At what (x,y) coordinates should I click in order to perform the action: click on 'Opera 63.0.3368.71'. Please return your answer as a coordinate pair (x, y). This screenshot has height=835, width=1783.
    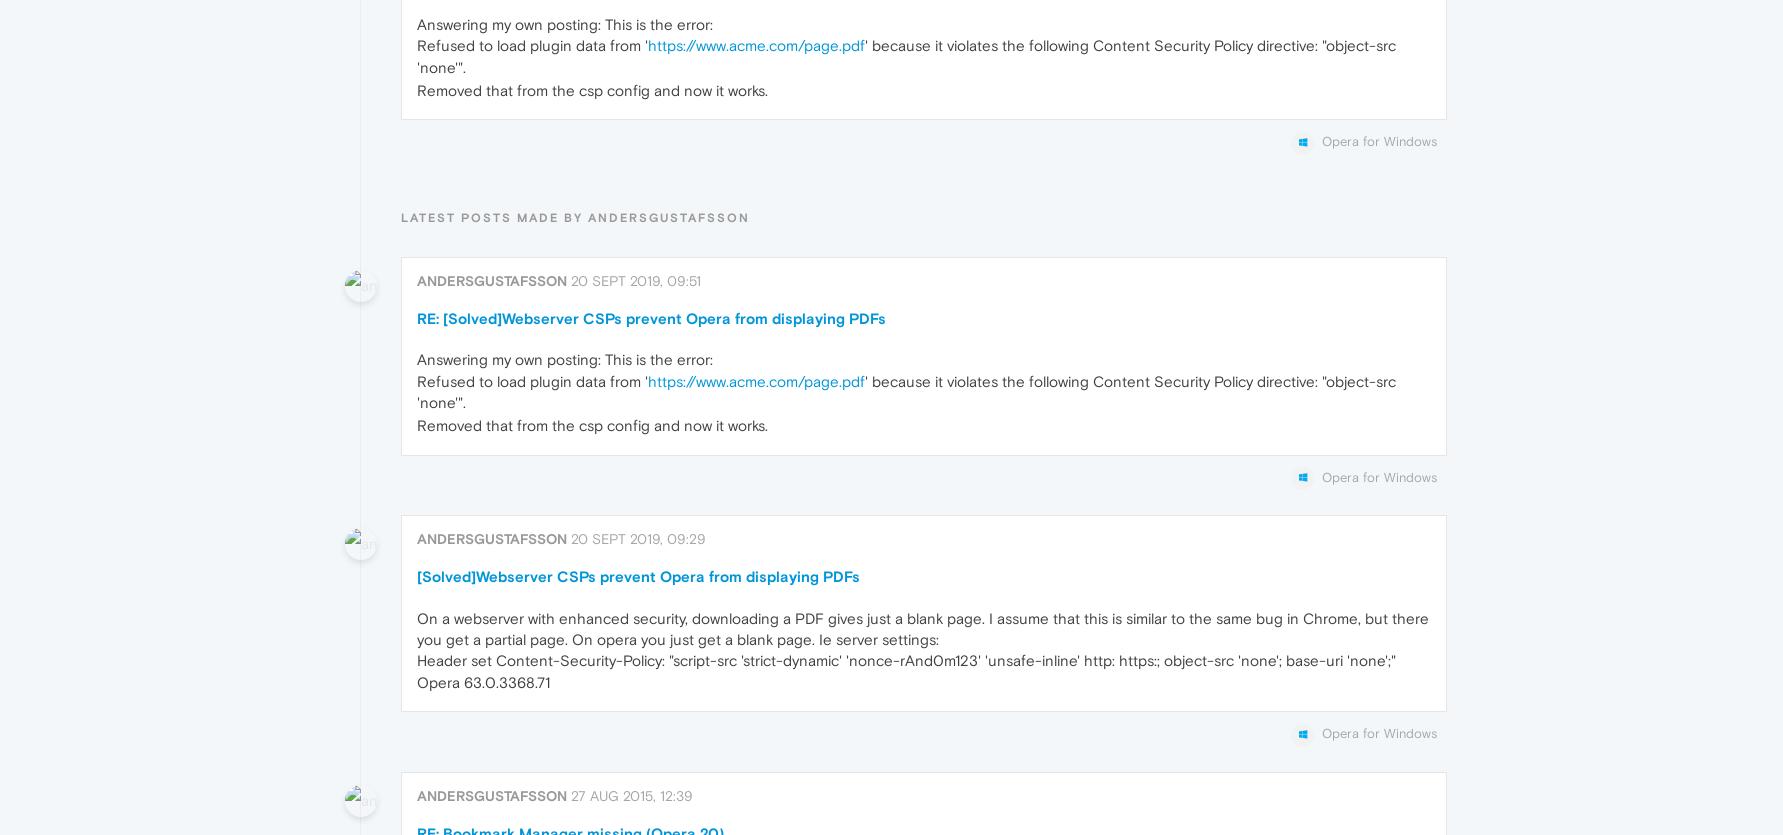
    Looking at the image, I should click on (415, 681).